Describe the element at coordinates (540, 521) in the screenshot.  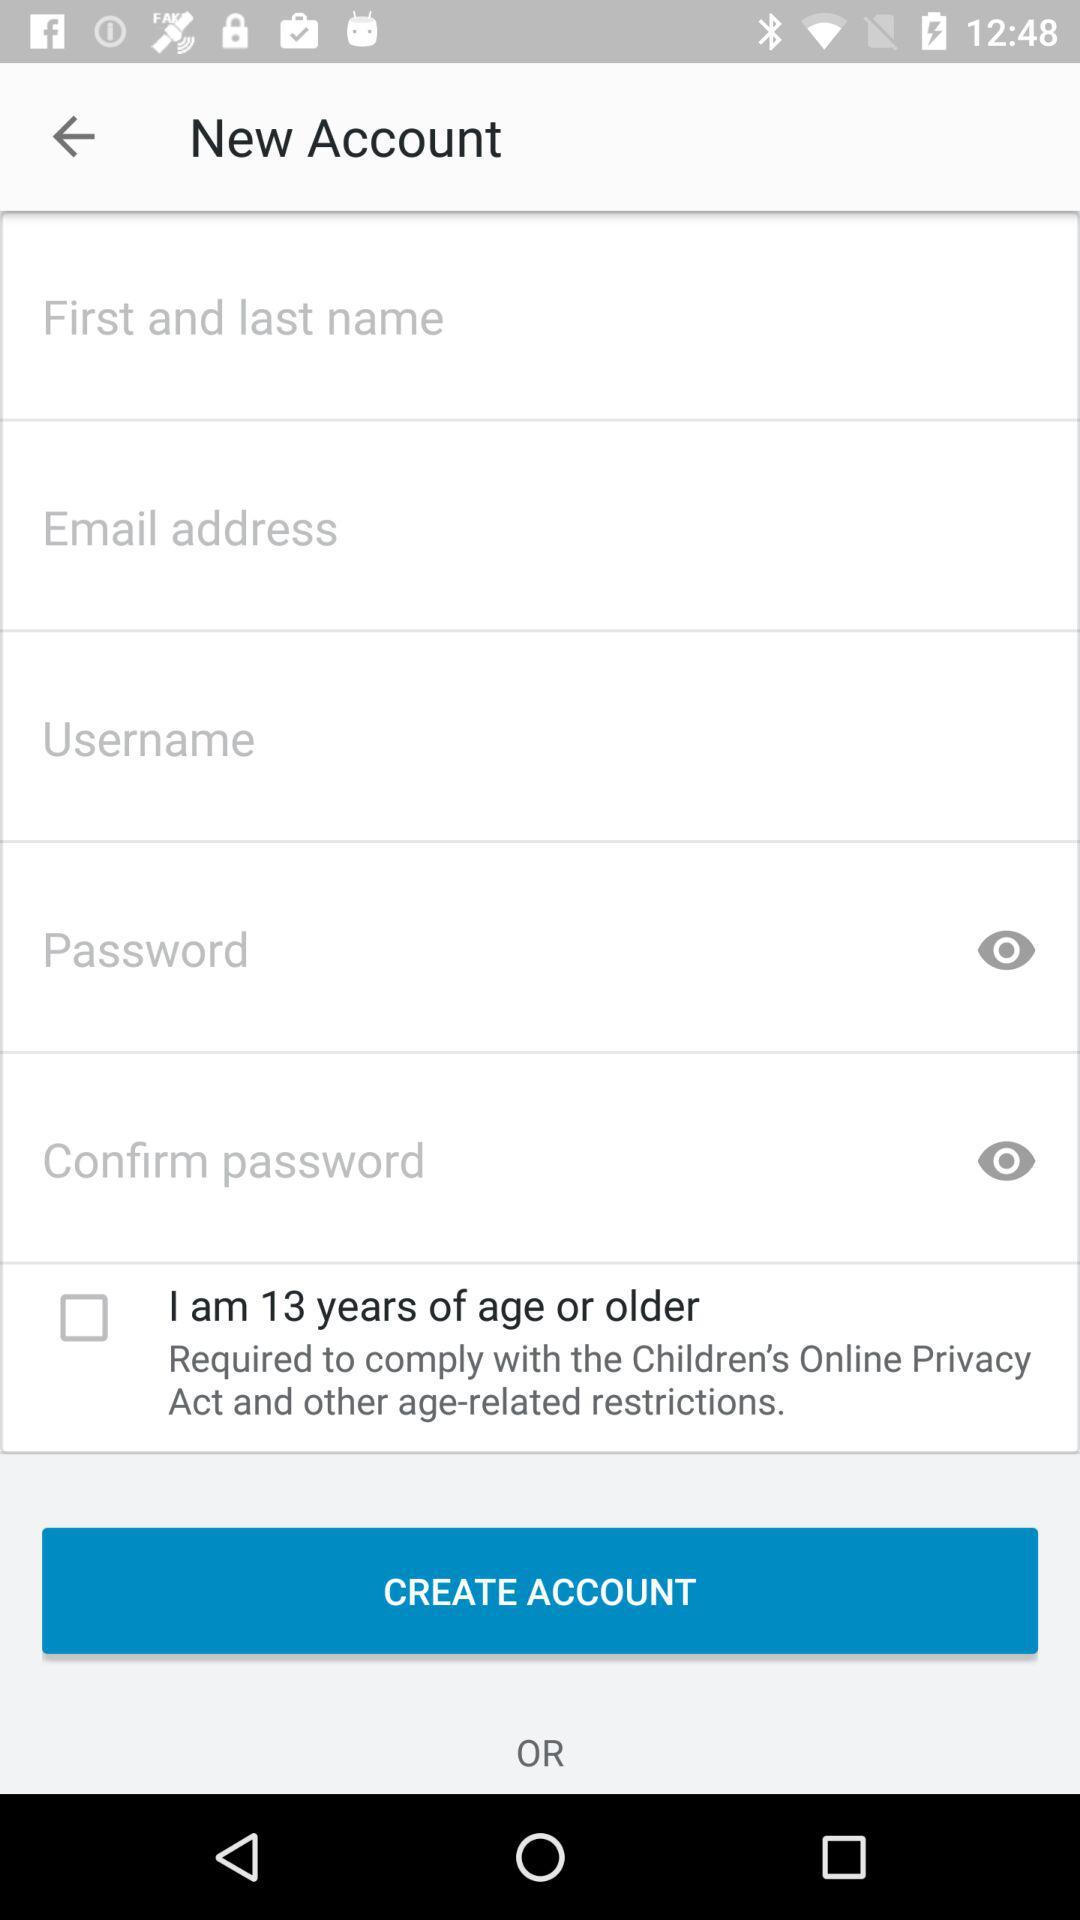
I see `email address` at that location.